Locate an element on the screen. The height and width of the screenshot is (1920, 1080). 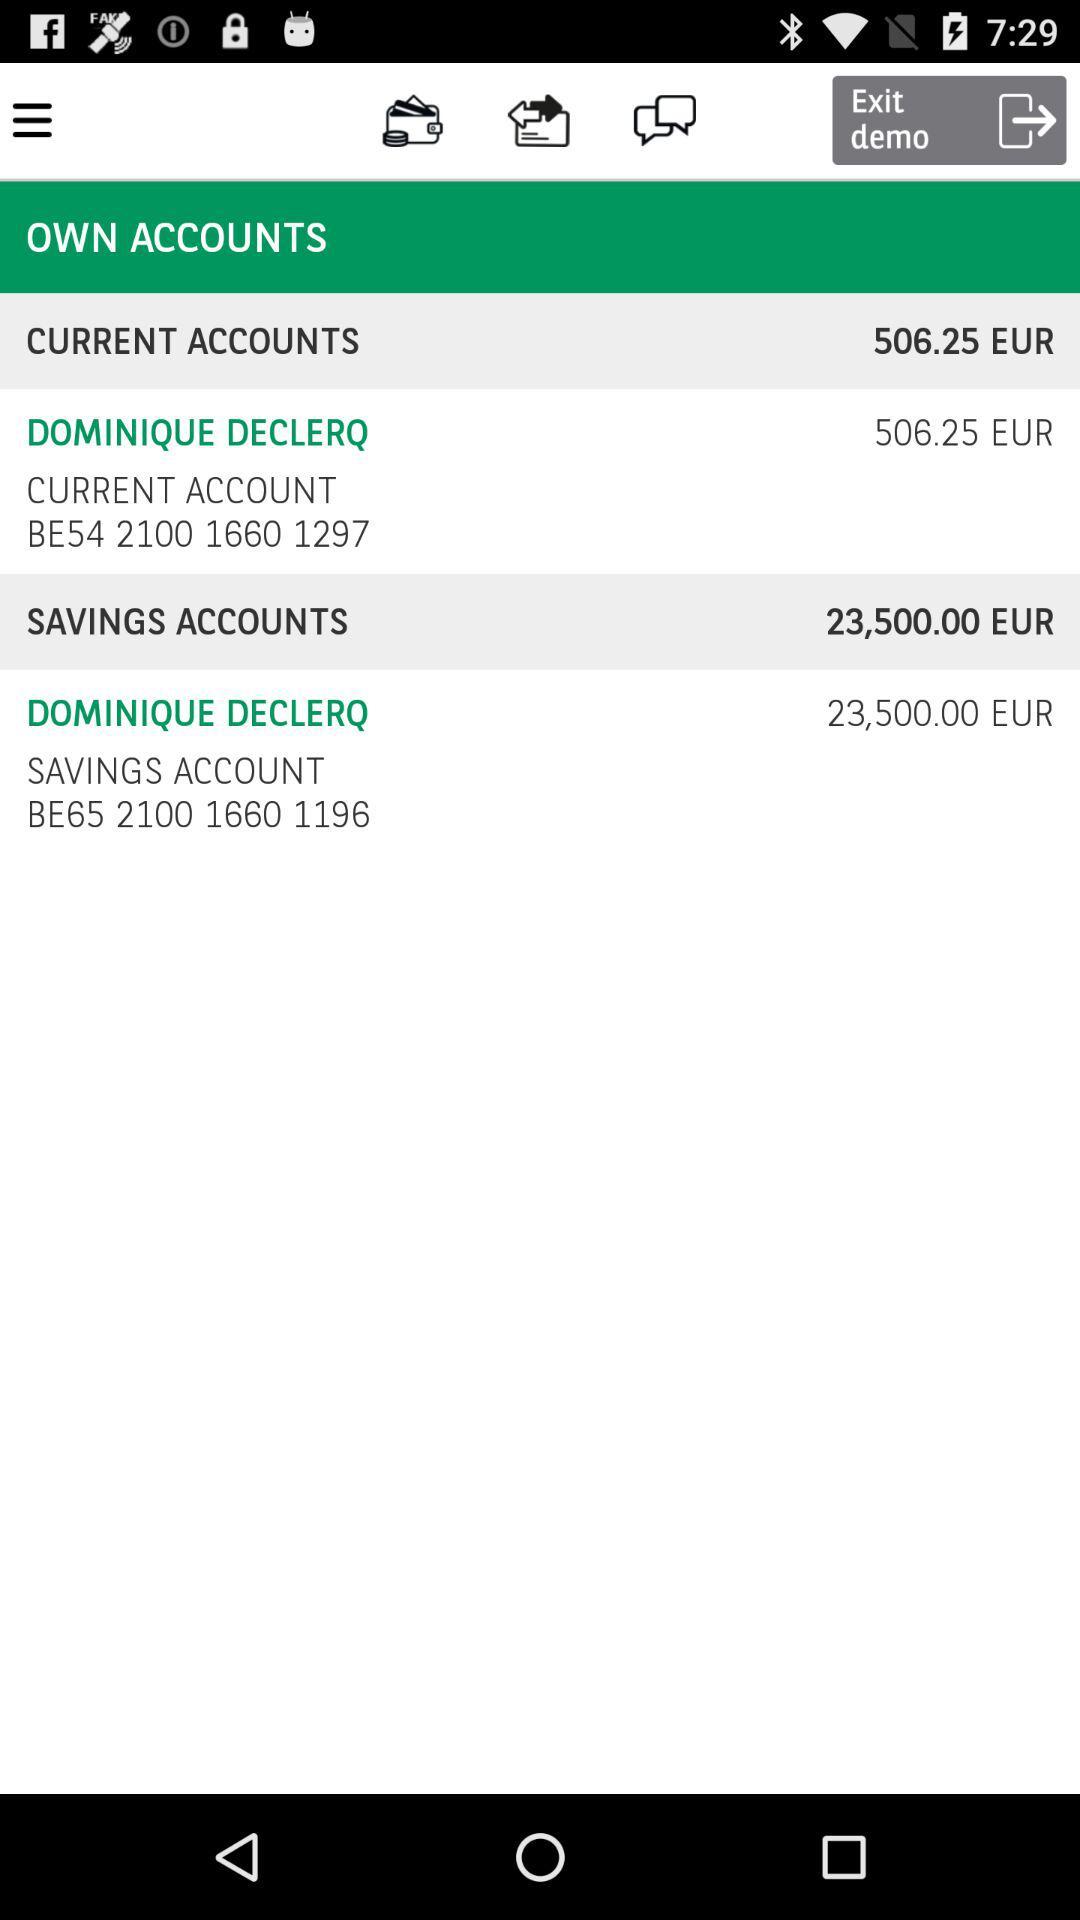
the message icon at the top of the page is located at coordinates (665, 119).